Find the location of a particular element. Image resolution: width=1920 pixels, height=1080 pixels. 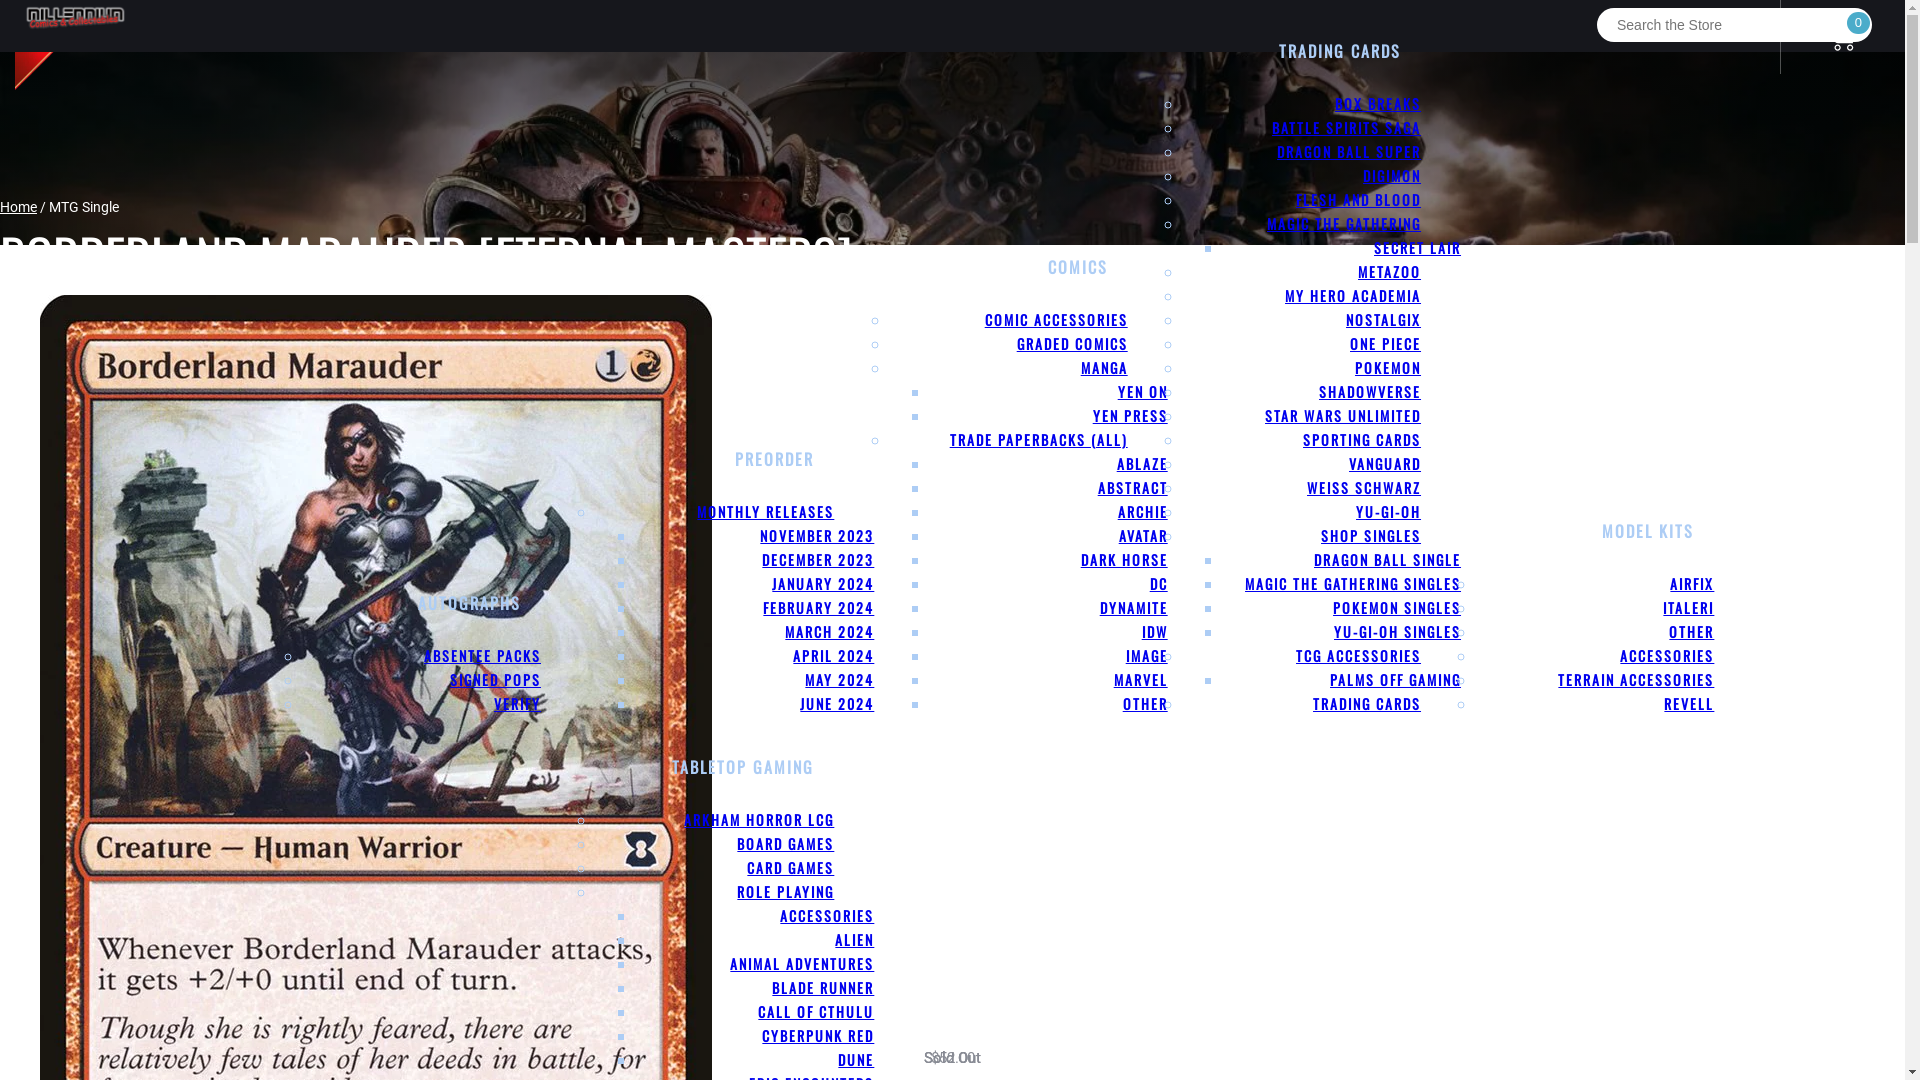

'COMIC ACCESSORIES' is located at coordinates (1055, 318).